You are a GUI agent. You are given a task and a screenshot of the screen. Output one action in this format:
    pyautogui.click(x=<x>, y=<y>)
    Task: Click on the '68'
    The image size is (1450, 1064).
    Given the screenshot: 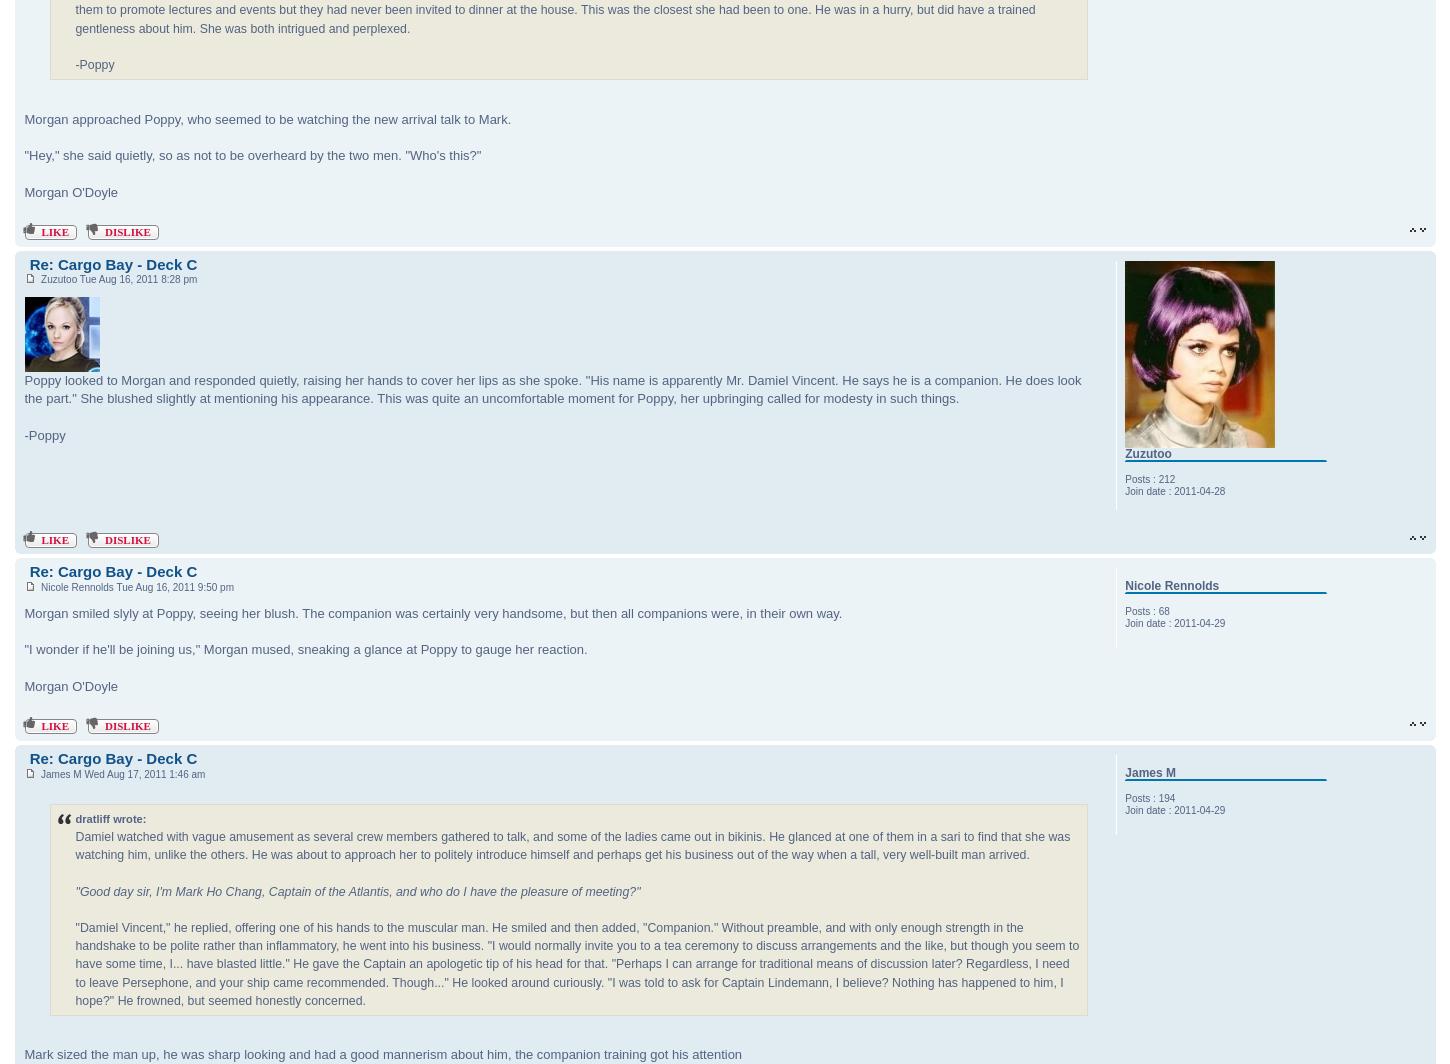 What is the action you would take?
    pyautogui.click(x=1162, y=611)
    